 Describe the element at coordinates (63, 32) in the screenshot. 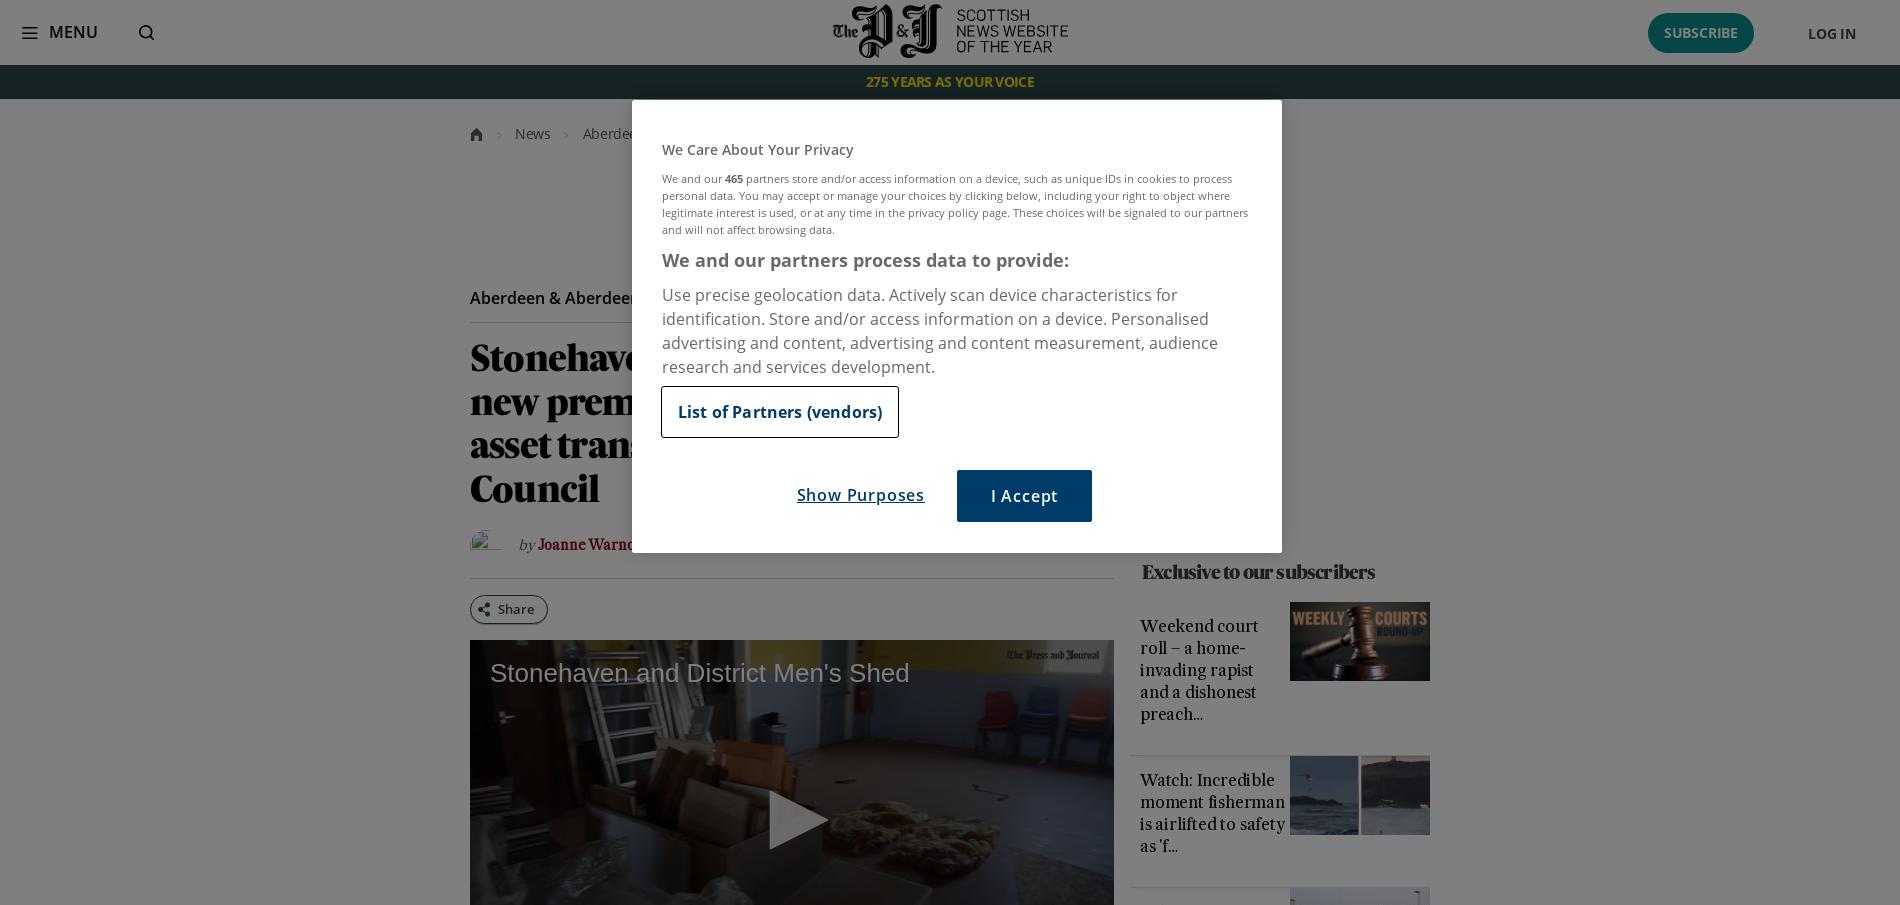

I see `'Go'` at that location.